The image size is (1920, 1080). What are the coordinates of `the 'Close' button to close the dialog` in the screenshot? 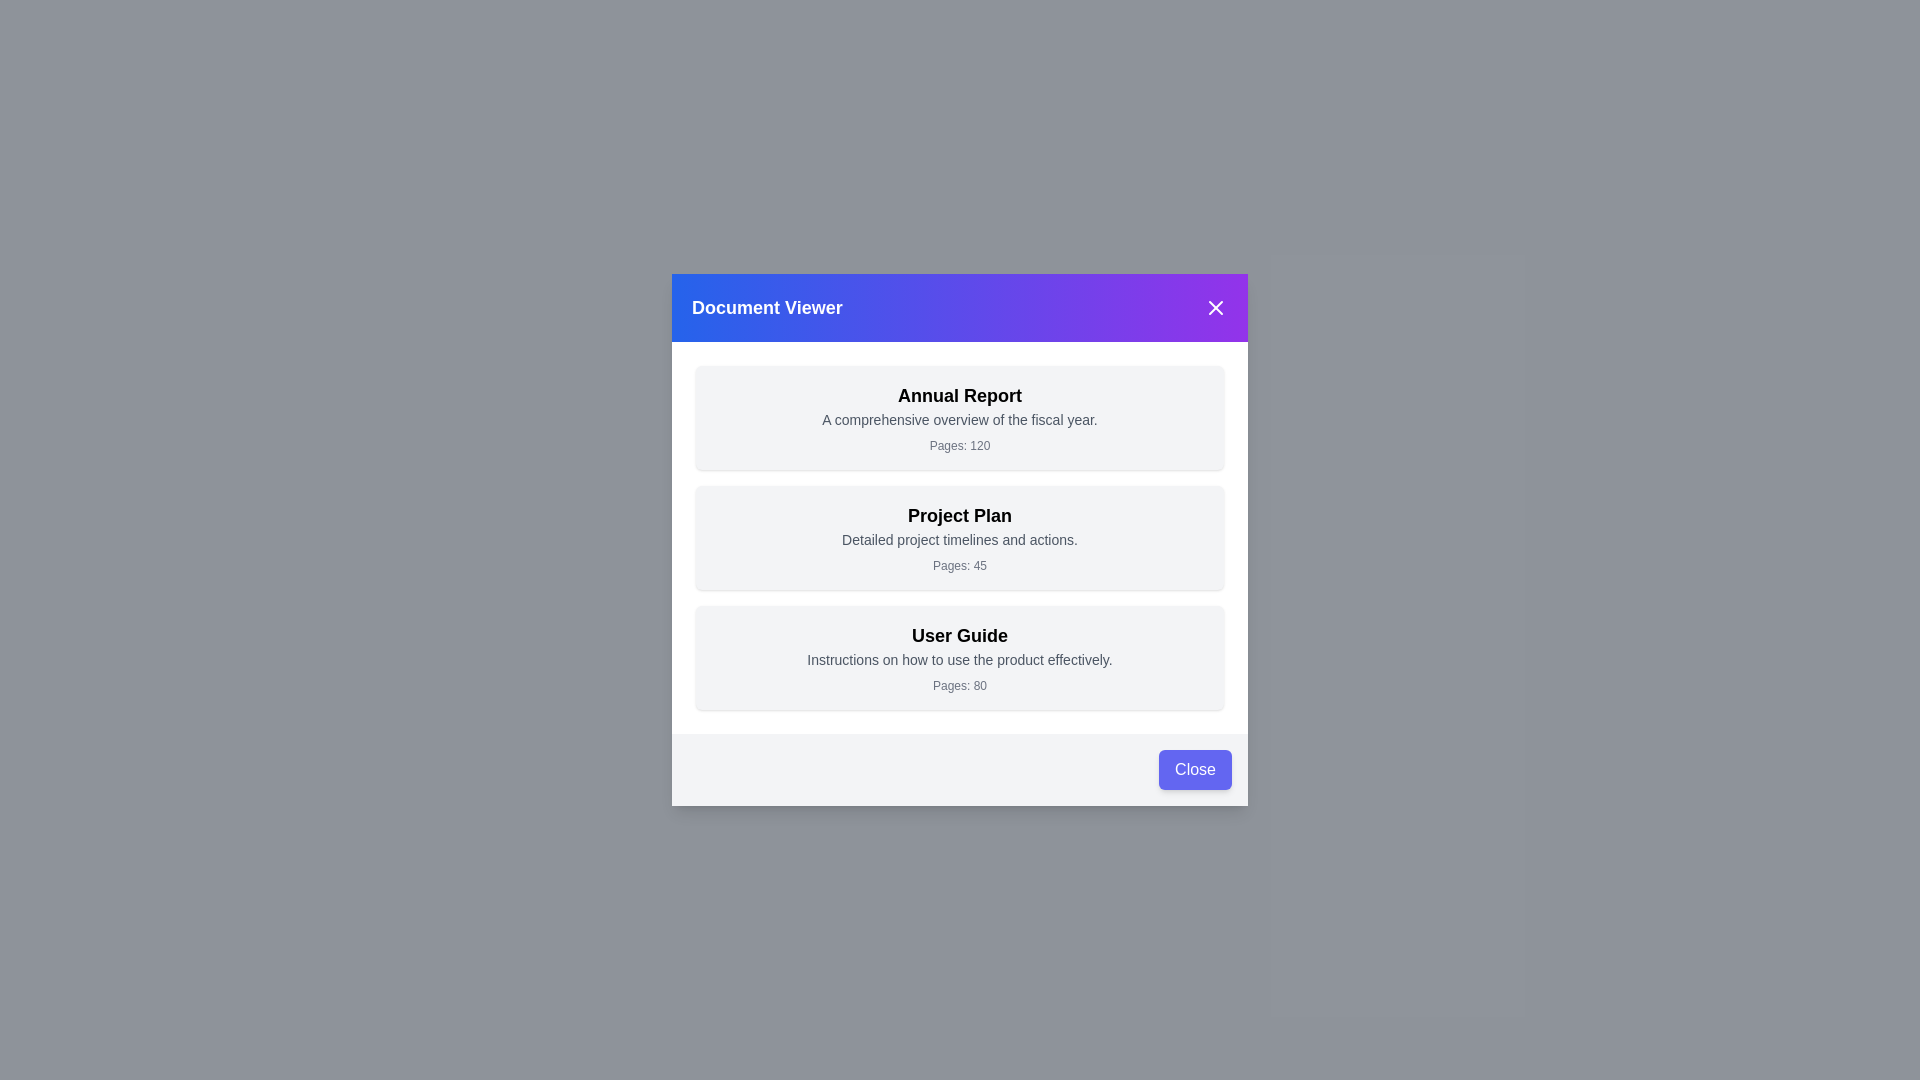 It's located at (1195, 769).